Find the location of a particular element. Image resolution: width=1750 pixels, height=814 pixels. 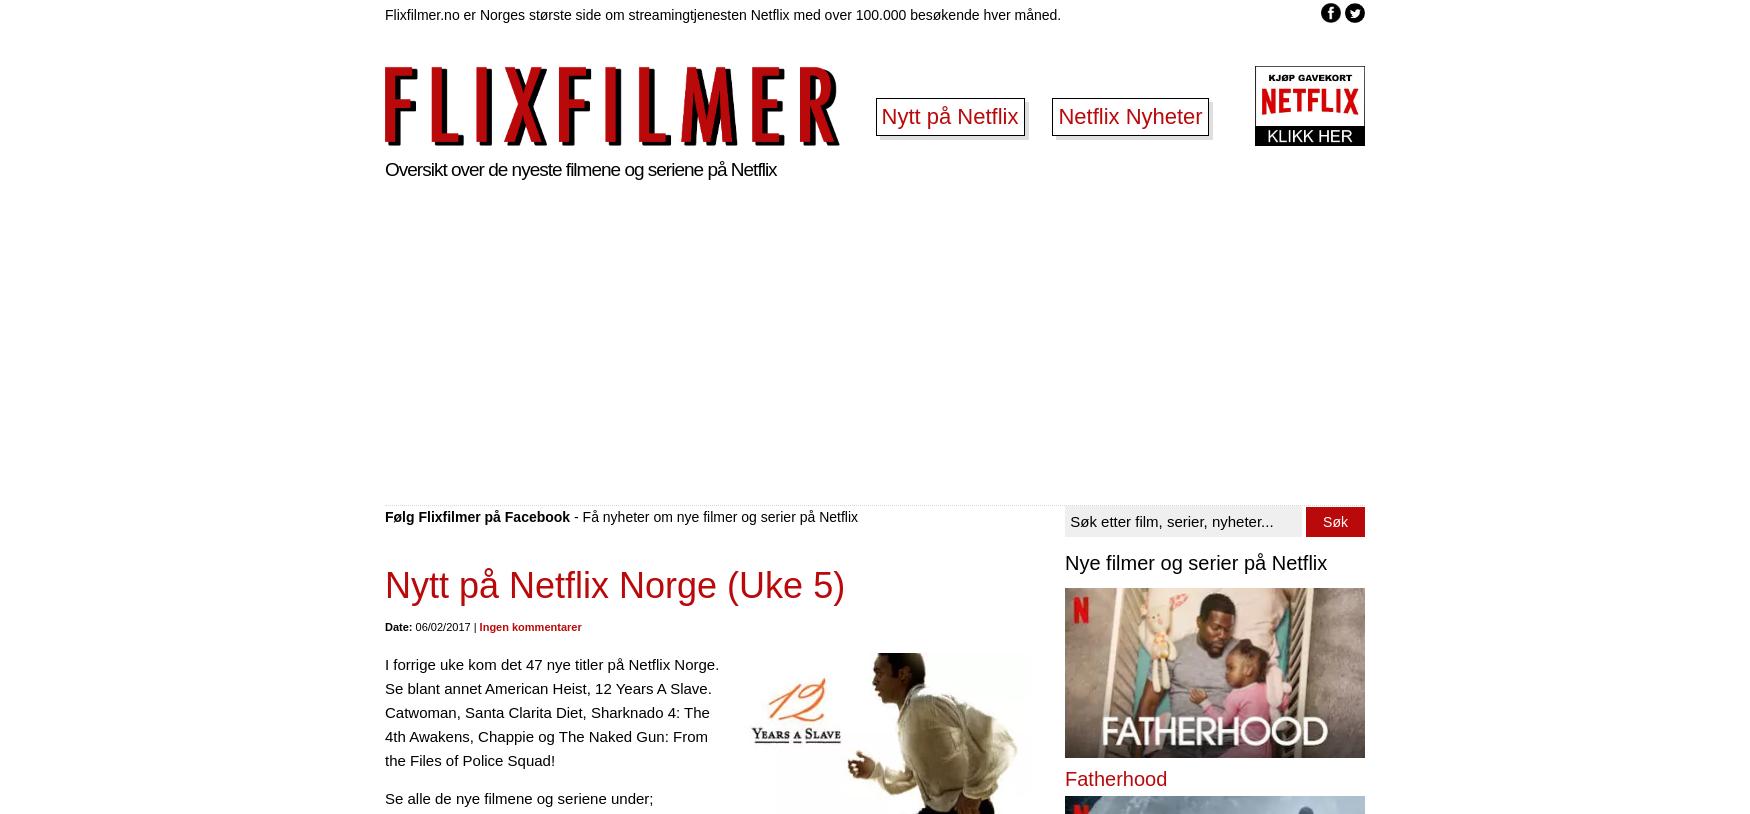

'- Få nyheter om nye filmer og serier på Netflix' is located at coordinates (714, 515).